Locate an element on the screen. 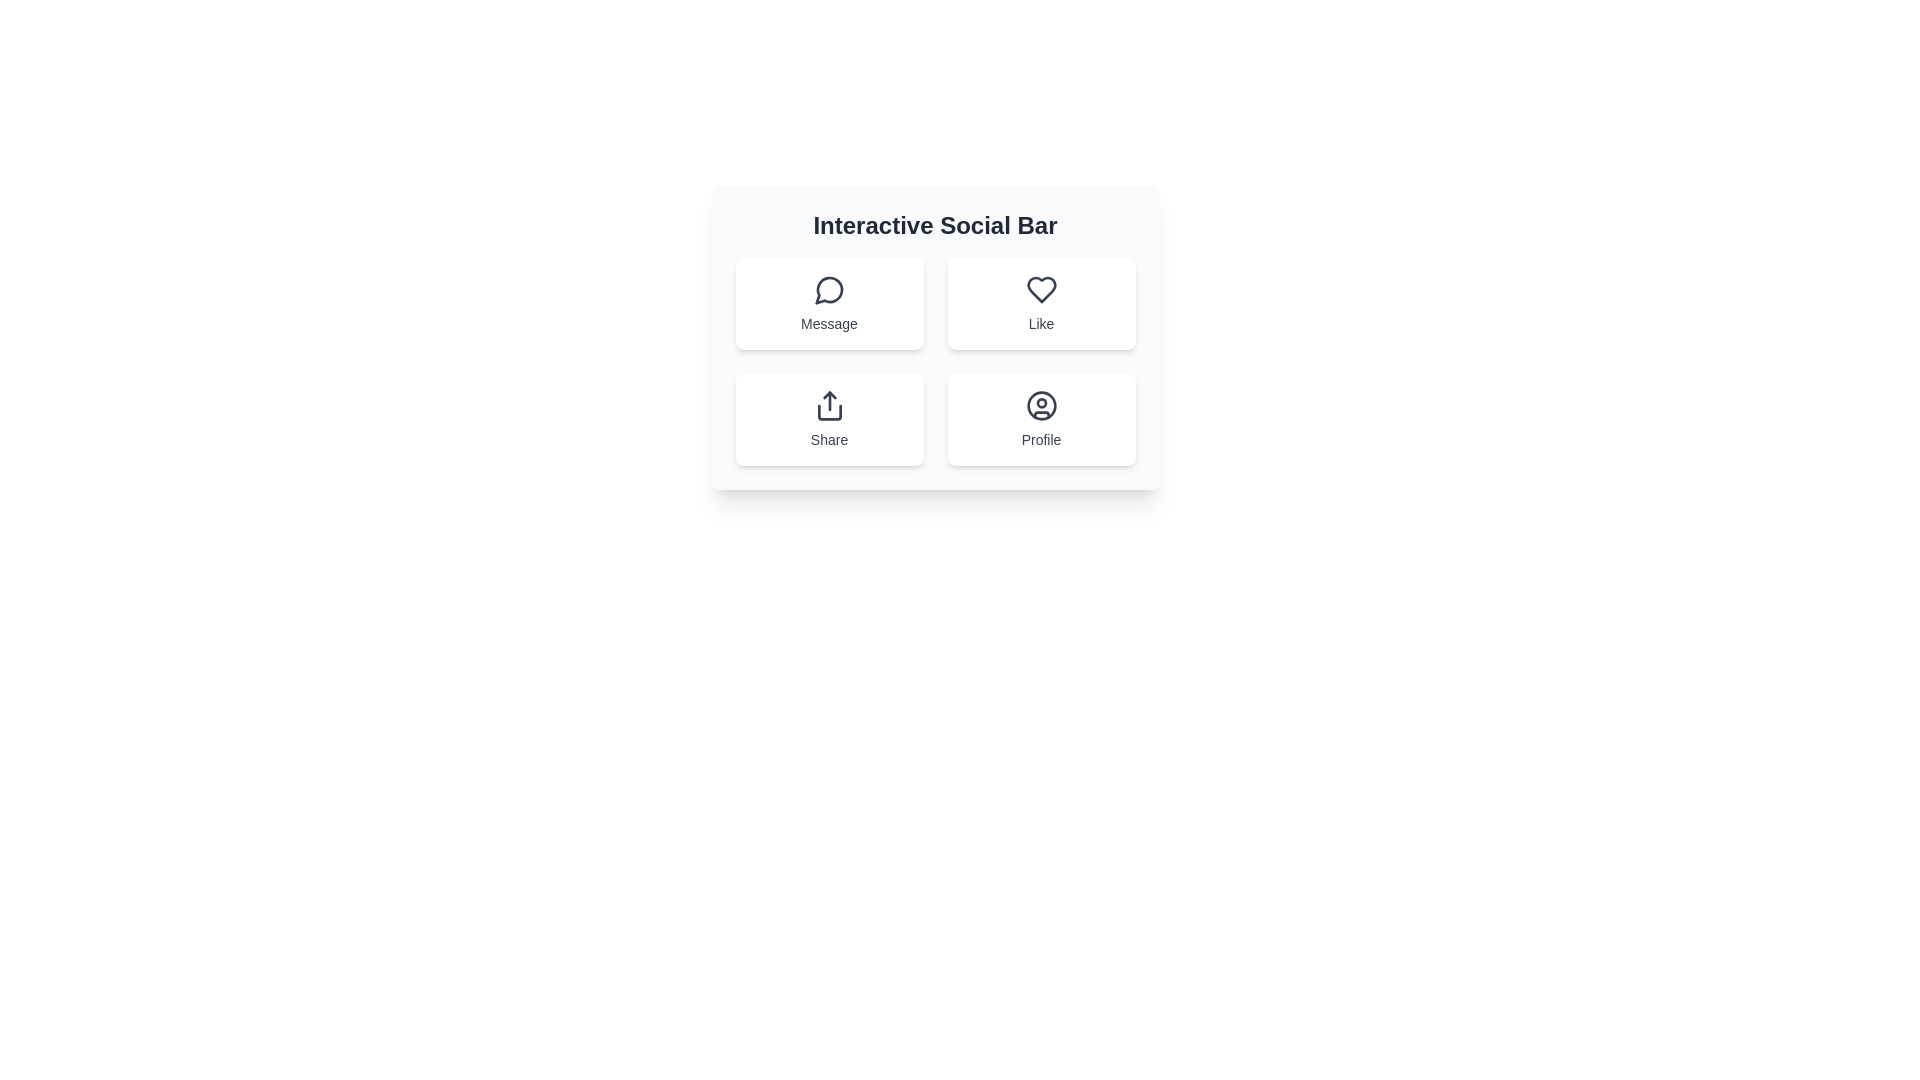  the circular SVG element representing the user's profile, which is centrally located within the profile icon in the bottom-right section of the grid layout under the 'Interactive Social Bar' title is located at coordinates (1040, 405).